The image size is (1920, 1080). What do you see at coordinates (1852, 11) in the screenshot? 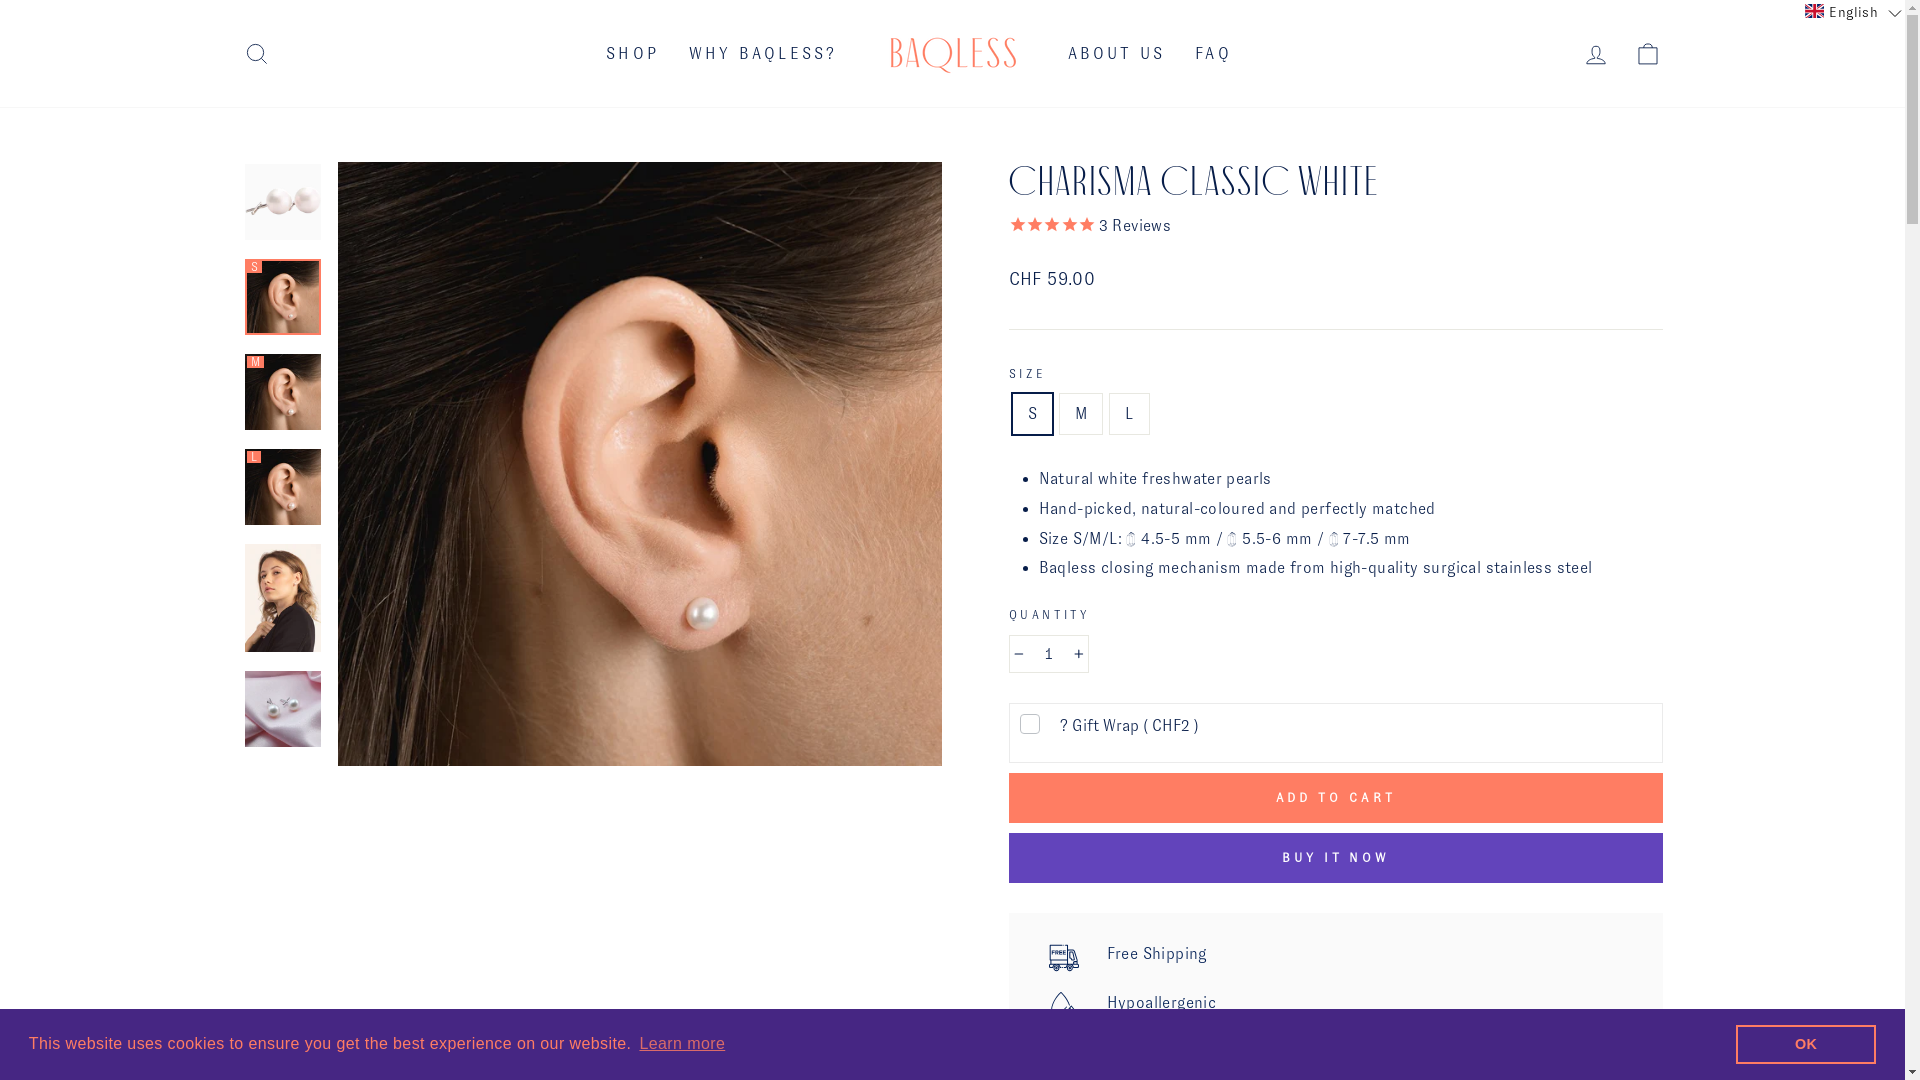
I see `'English'` at bounding box center [1852, 11].